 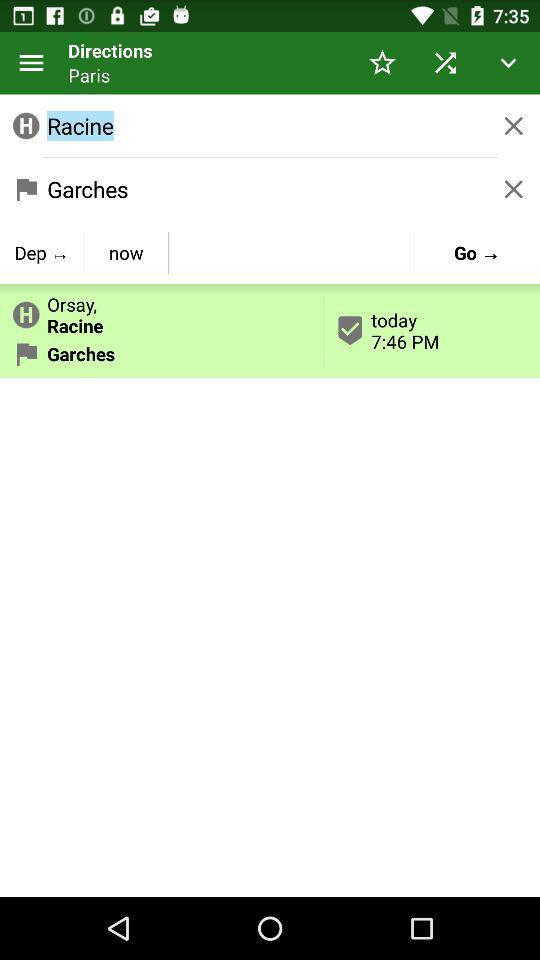 What do you see at coordinates (126, 251) in the screenshot?
I see `icon next to today 7 46 item` at bounding box center [126, 251].